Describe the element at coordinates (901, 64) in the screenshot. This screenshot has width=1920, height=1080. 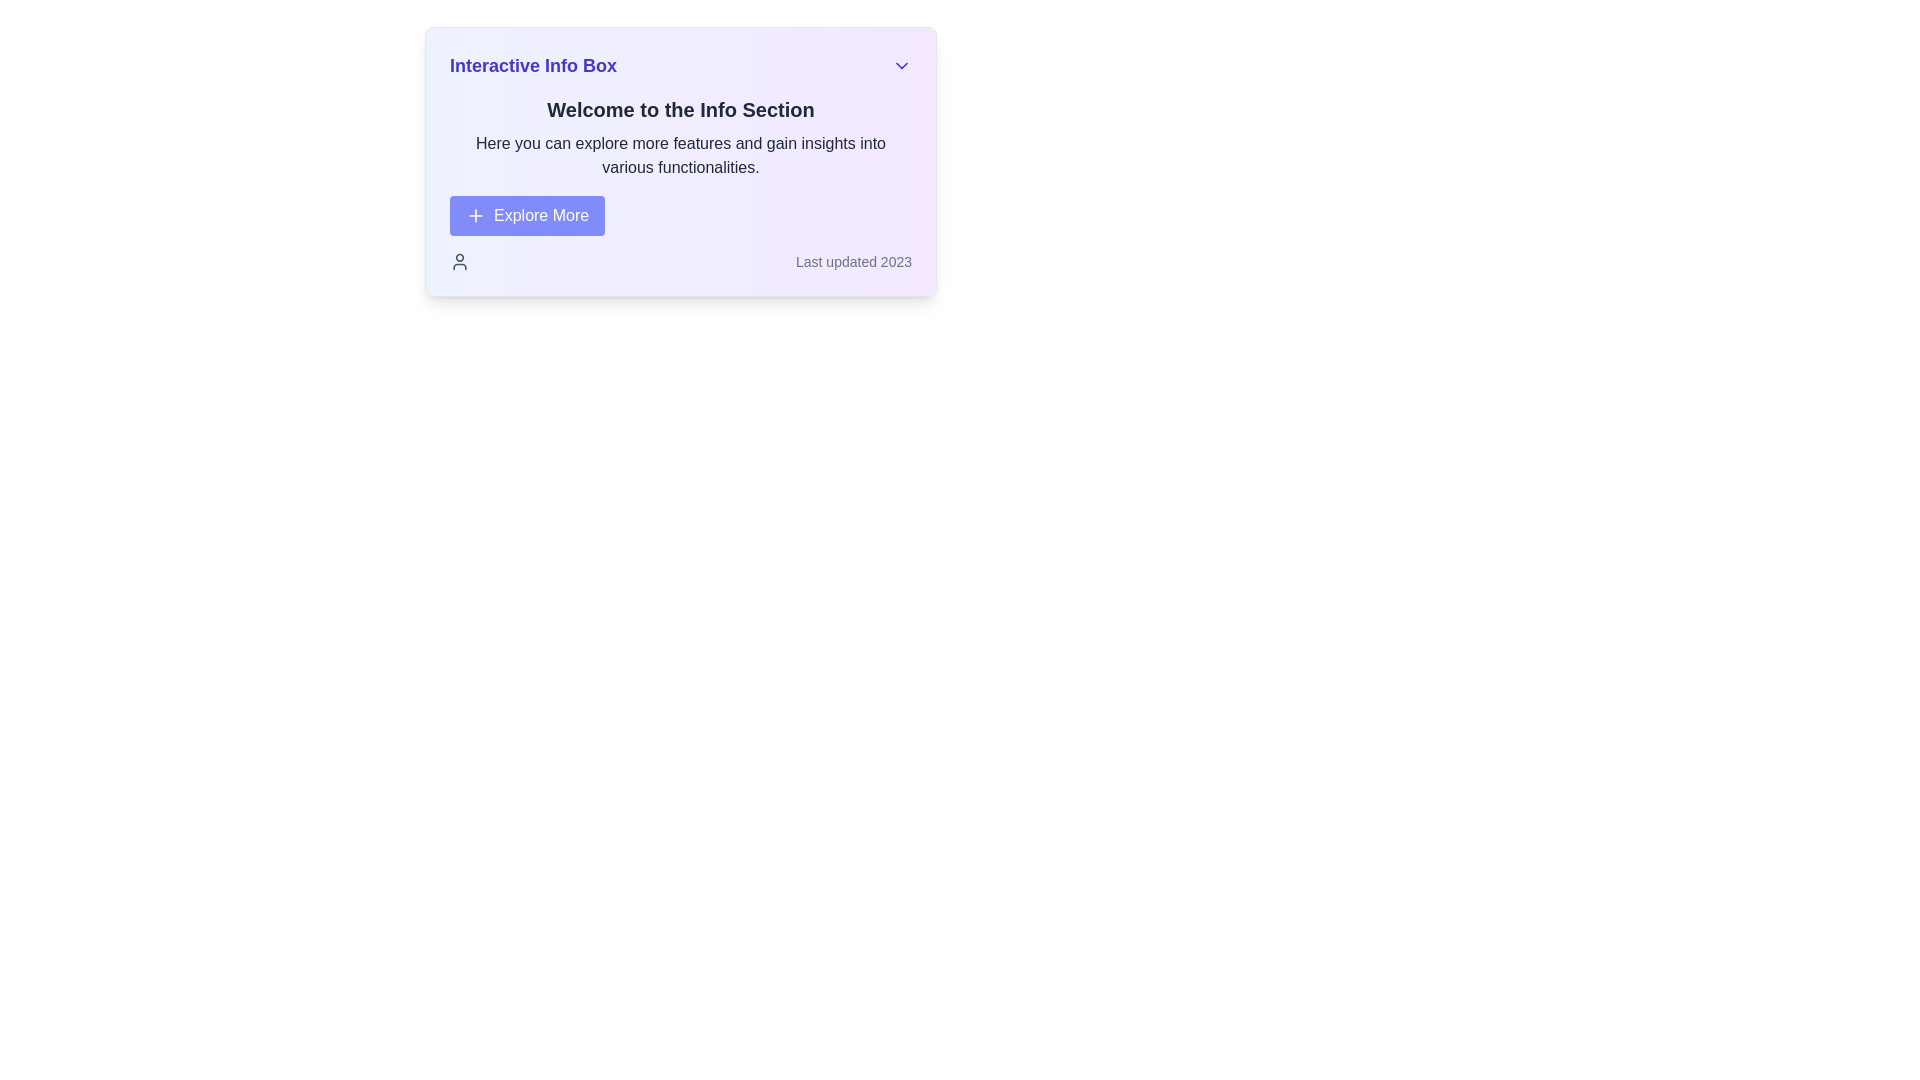
I see `the chevron-down SVG icon located at the top-right corner of the 'Interactive Info Box'` at that location.